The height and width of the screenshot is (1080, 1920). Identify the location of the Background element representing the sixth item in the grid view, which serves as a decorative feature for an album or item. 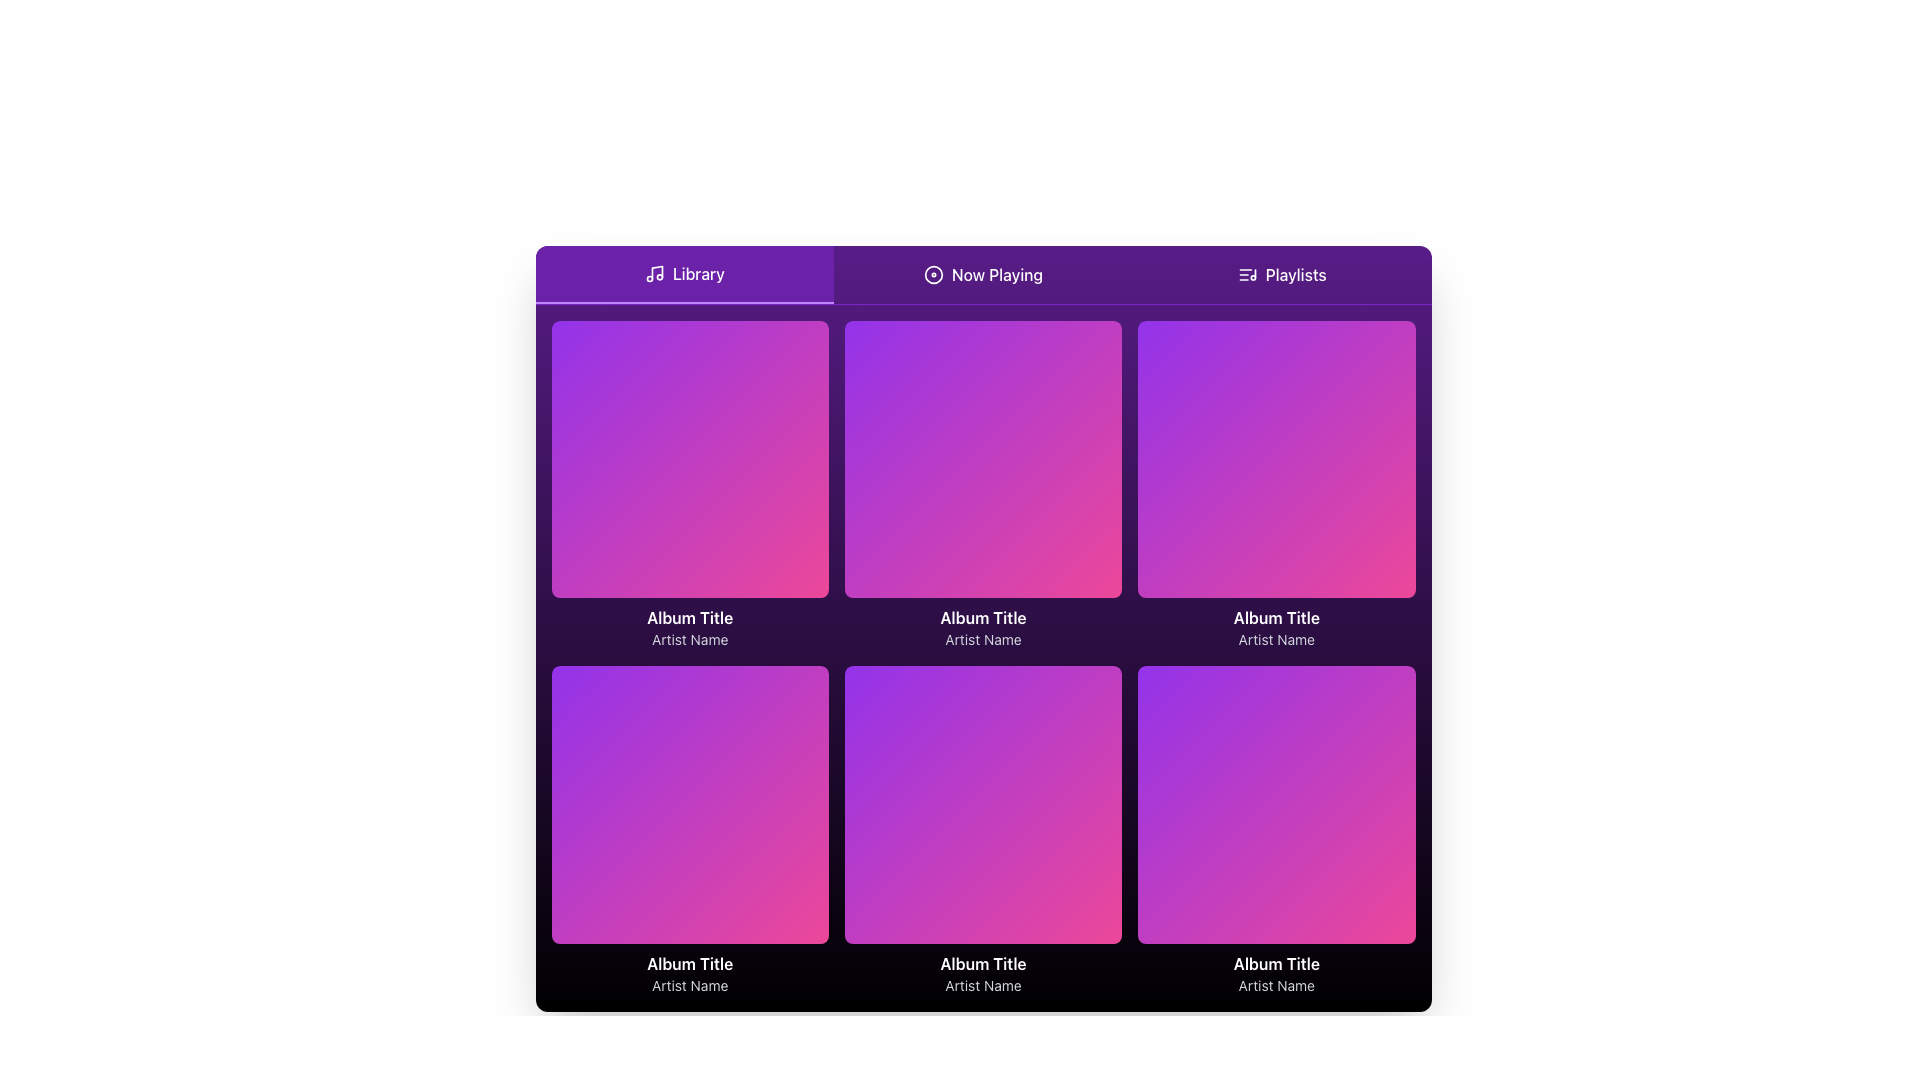
(983, 804).